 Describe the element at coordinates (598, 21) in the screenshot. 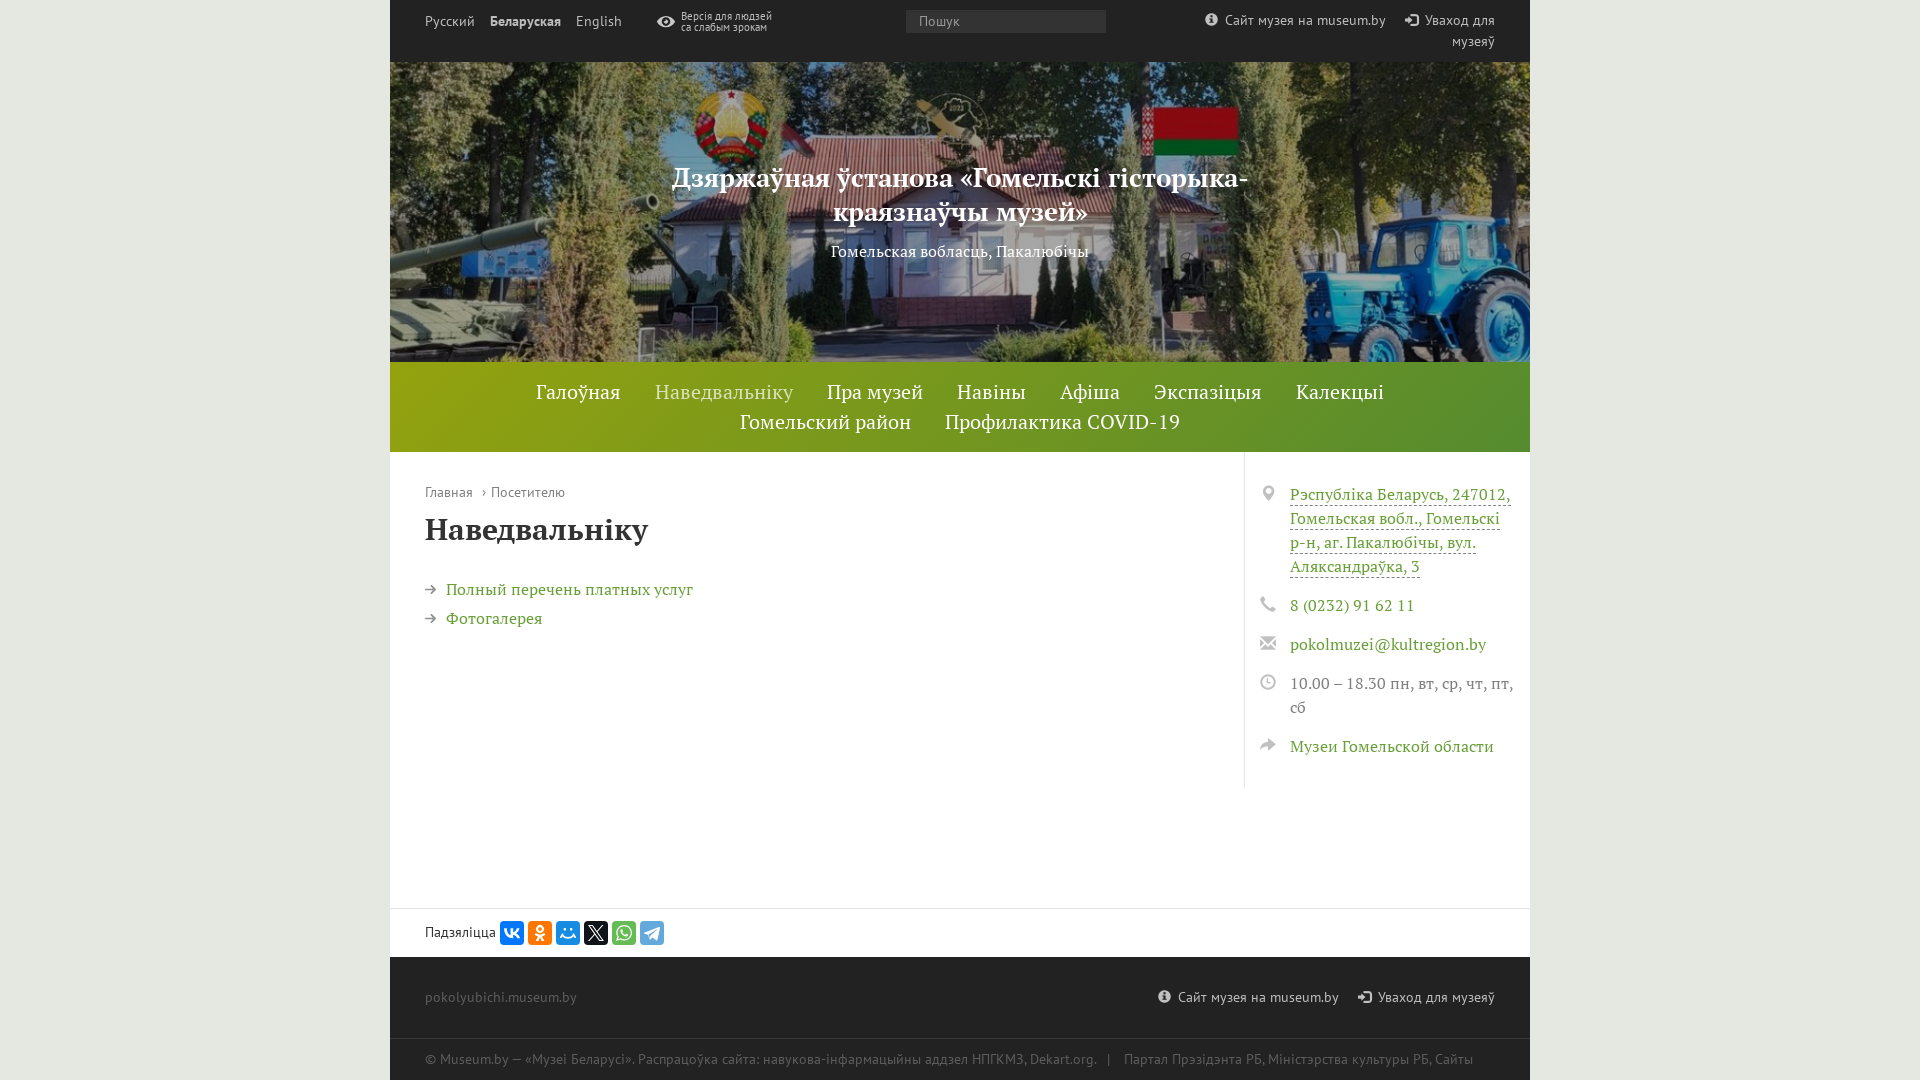

I see `'English'` at that location.